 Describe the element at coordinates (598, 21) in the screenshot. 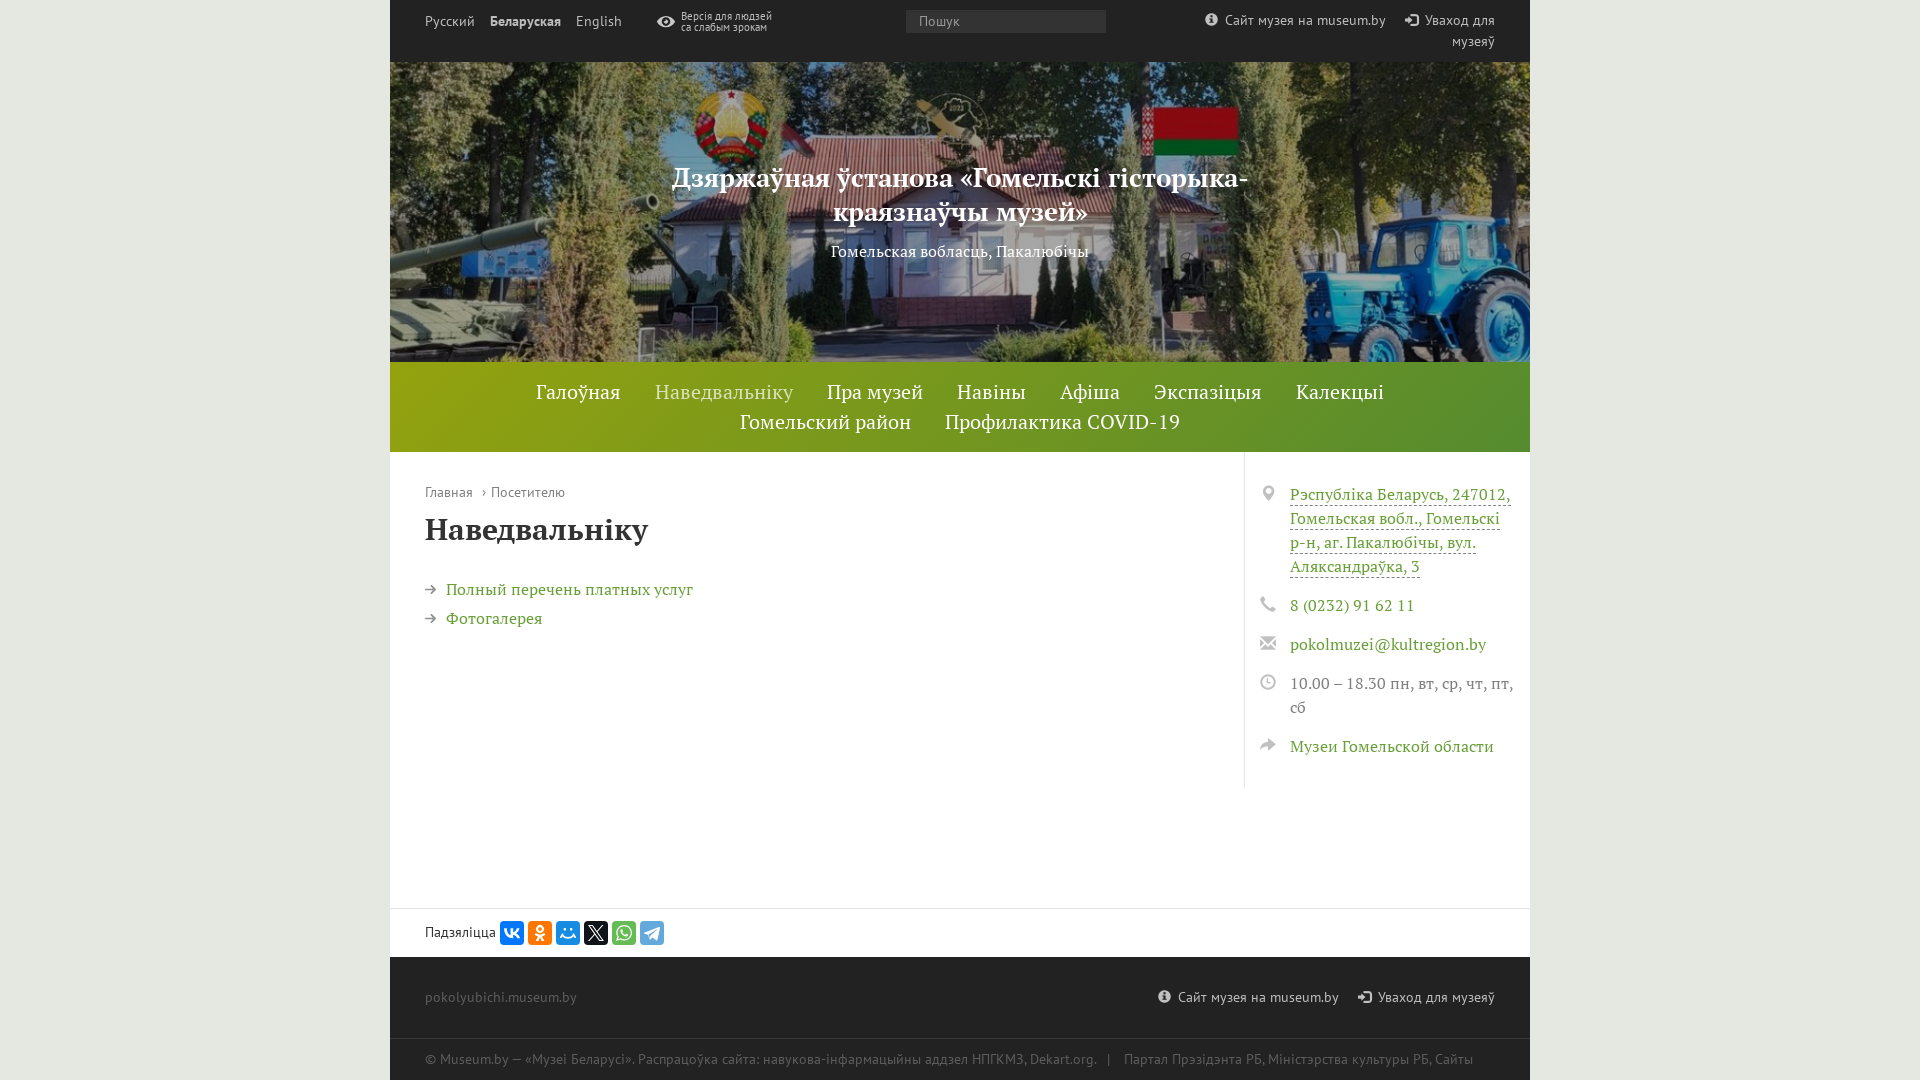

I see `'English'` at that location.